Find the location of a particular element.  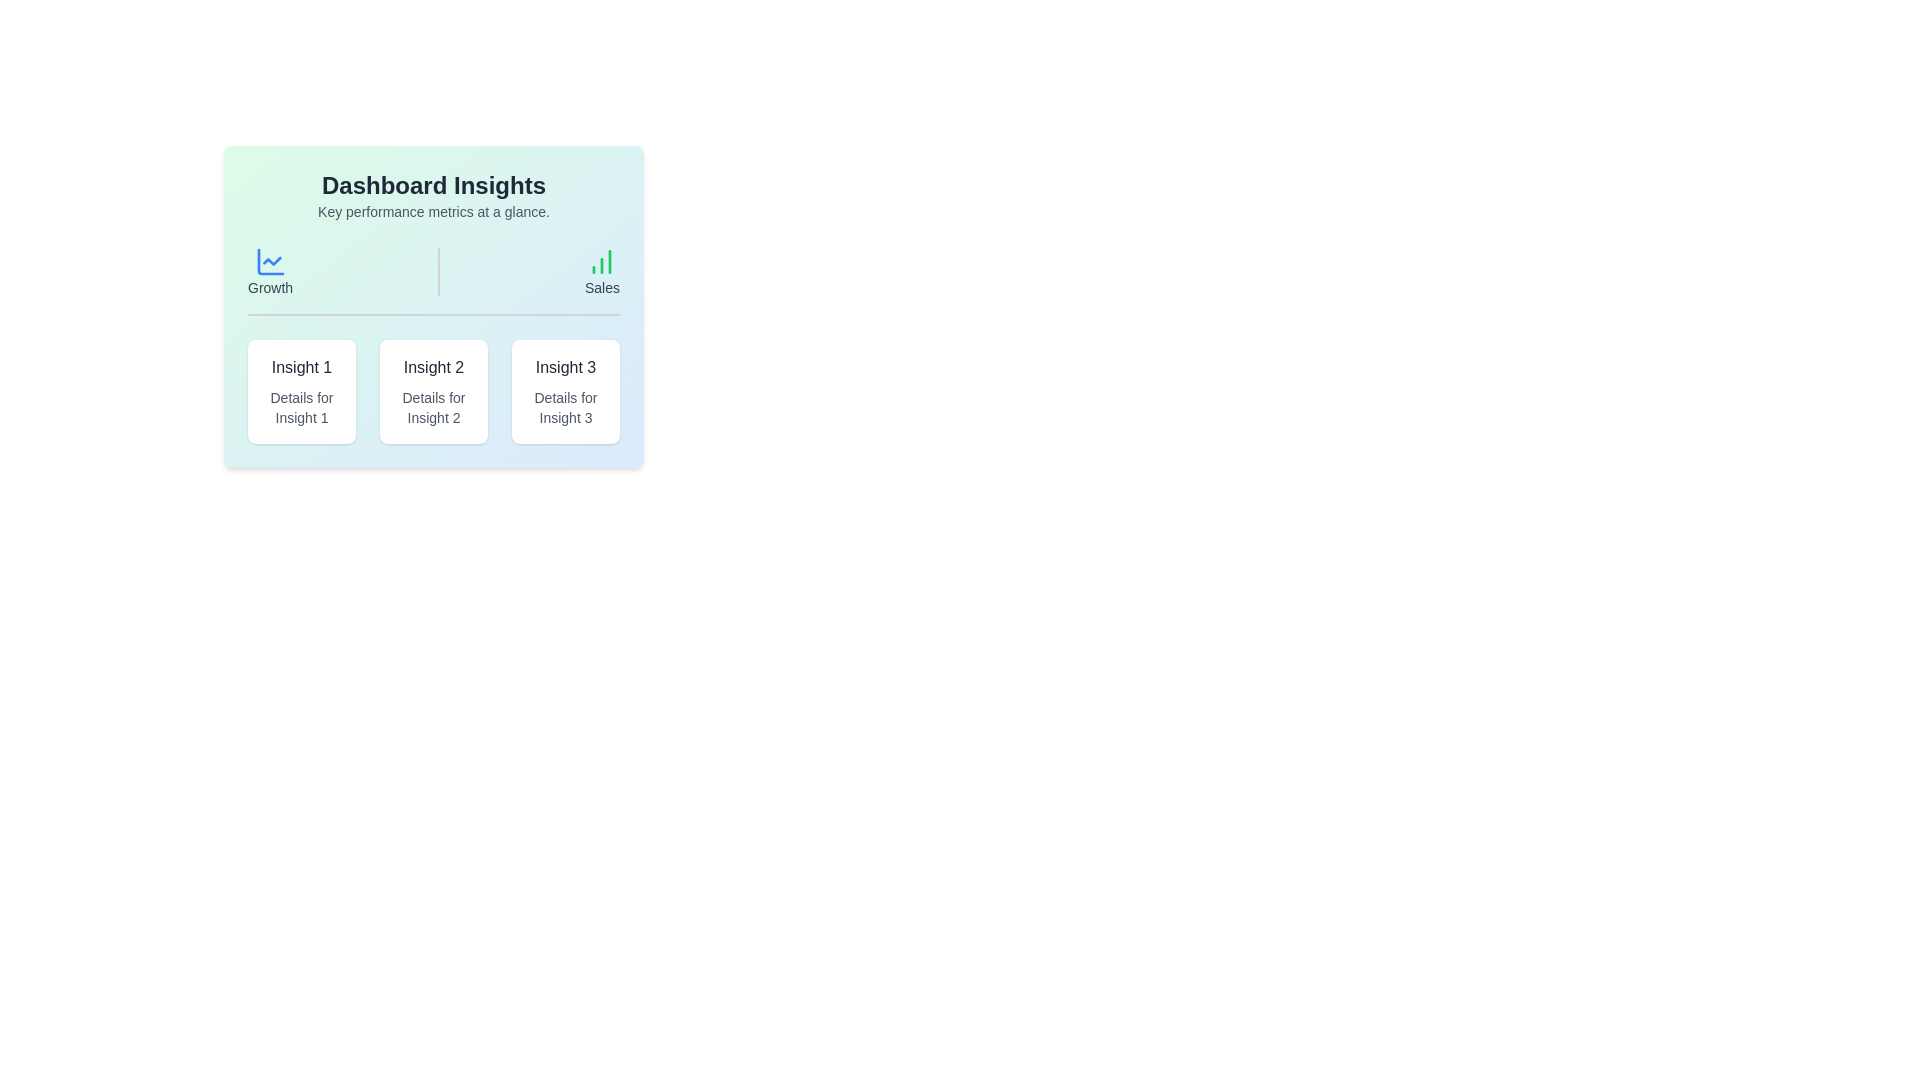

static text label that reads 'Details for Insight 2', located below the bold title 'Insight 2' within the center card under 'Dashboard Insights' is located at coordinates (432, 407).